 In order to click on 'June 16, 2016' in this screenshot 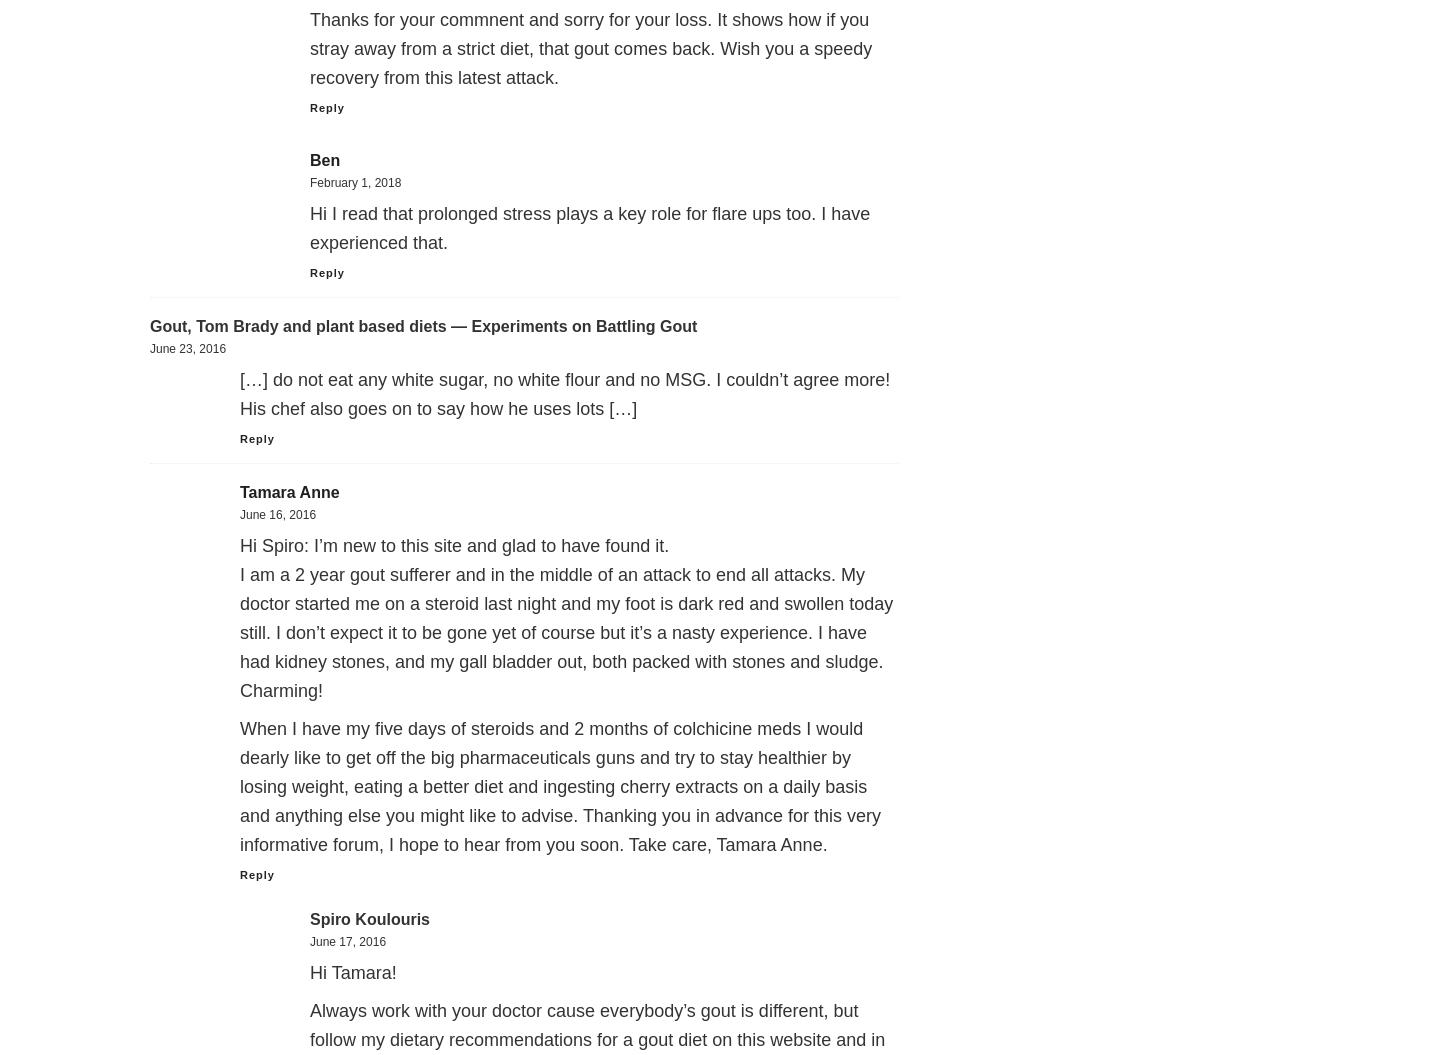, I will do `click(277, 515)`.